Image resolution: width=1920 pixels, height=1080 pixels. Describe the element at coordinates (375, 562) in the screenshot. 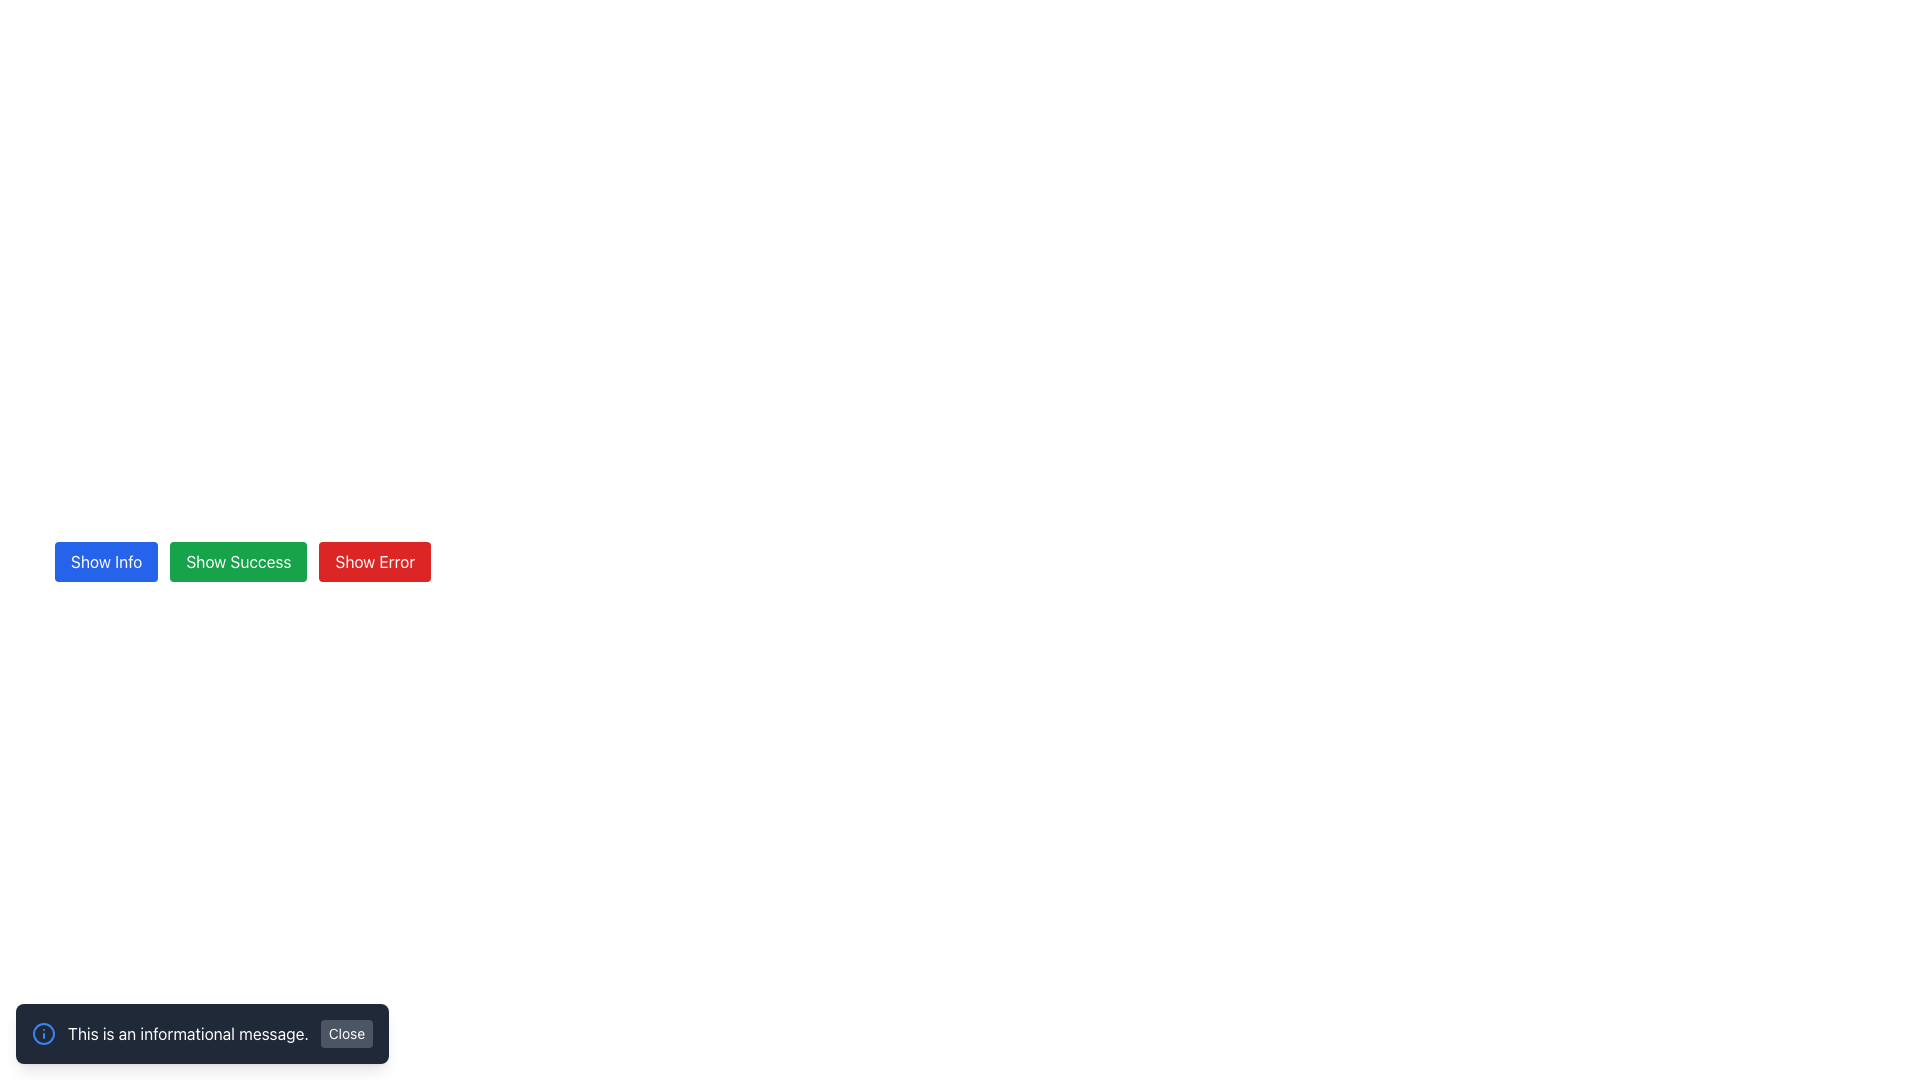

I see `the 'Show Error' button, which is a rectangular button with a red background and white text, located in the bottom section of the interface` at that location.